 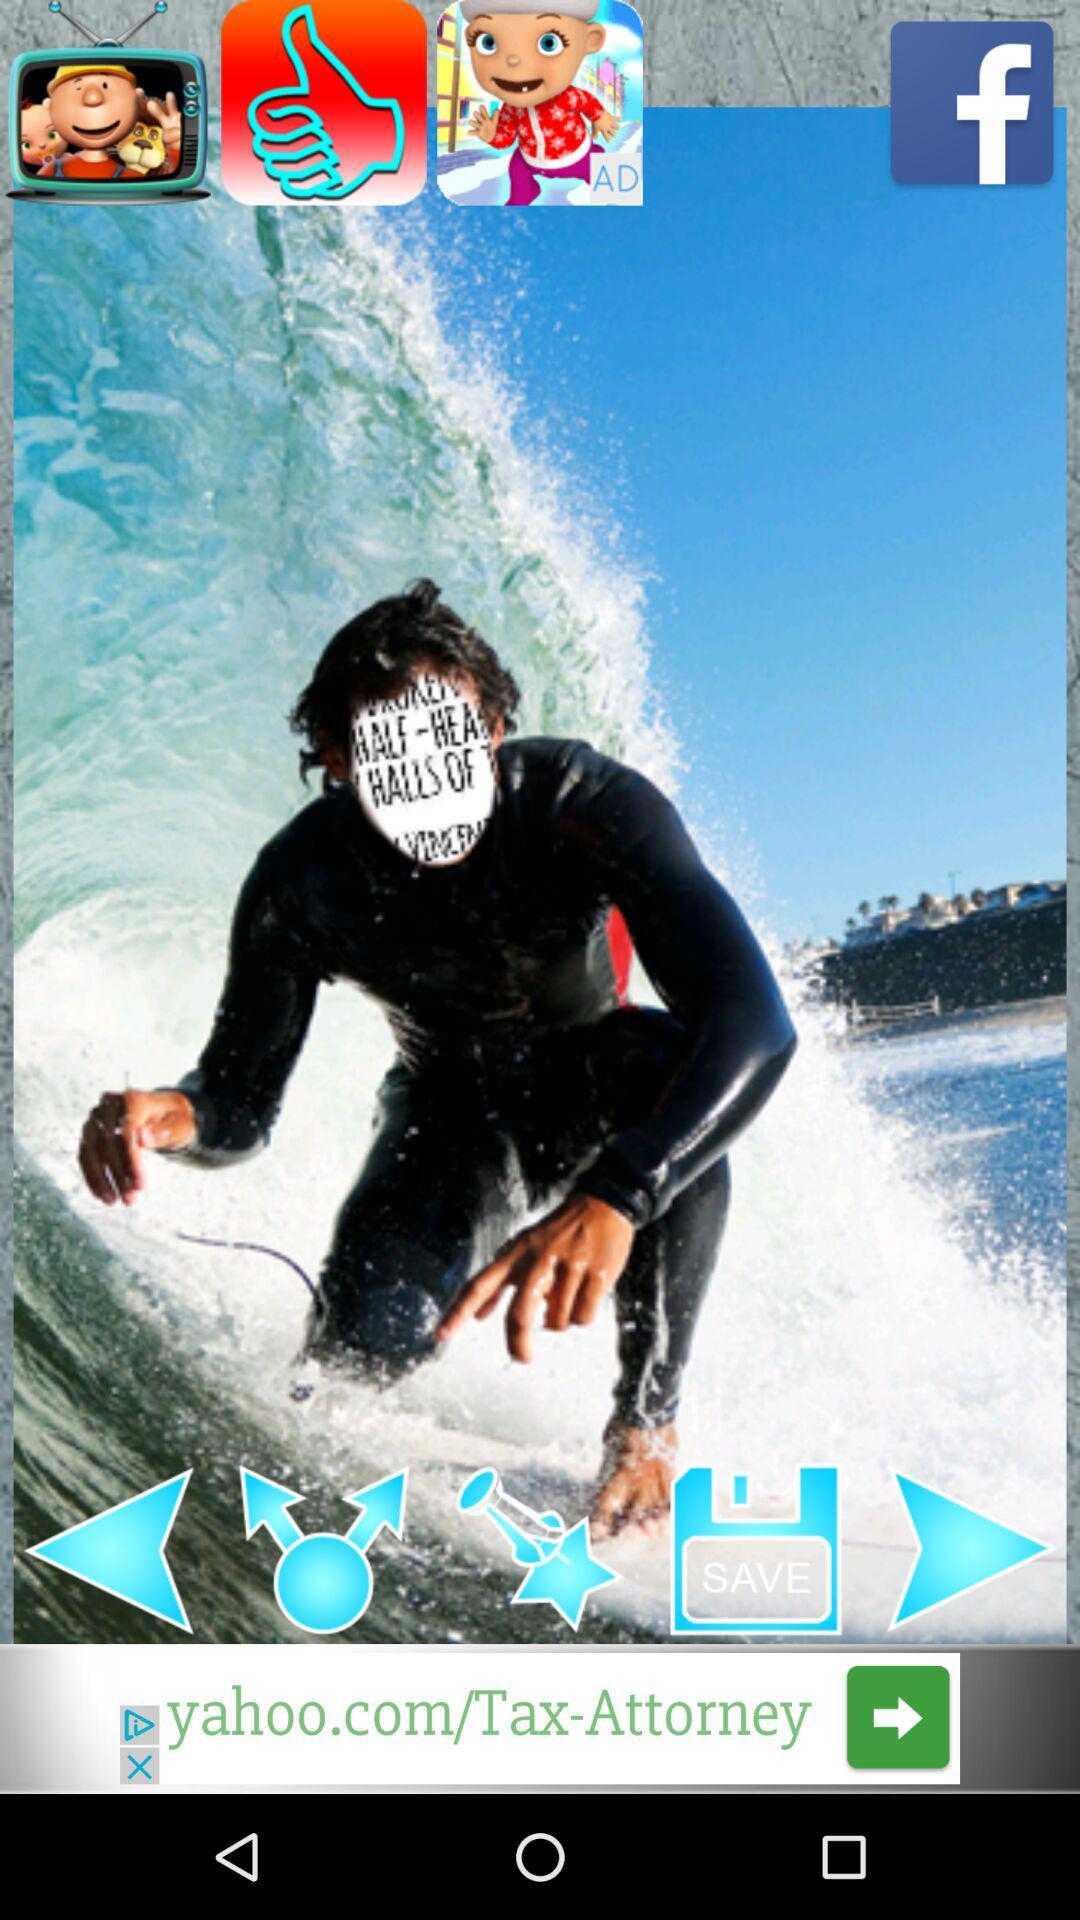 I want to click on the facebook icon, so click(x=971, y=109).